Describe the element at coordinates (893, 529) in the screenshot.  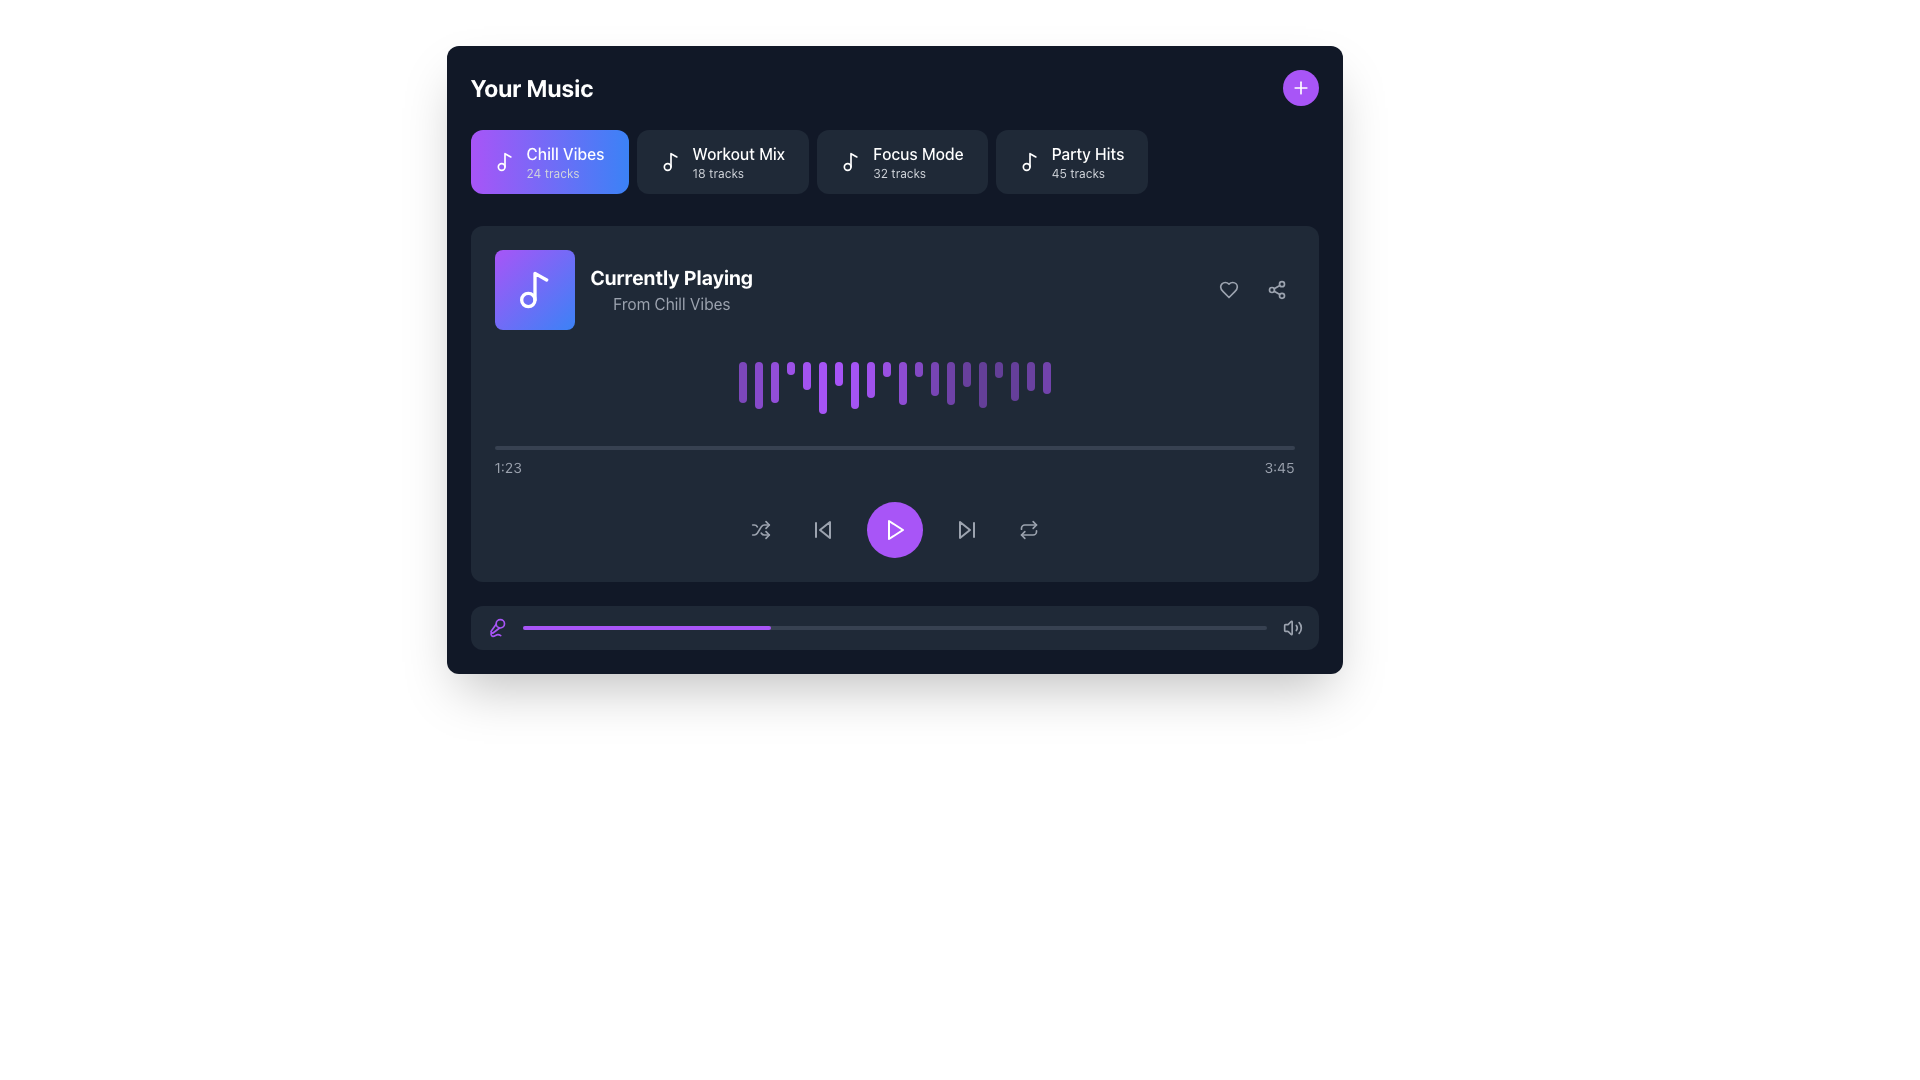
I see `the circular purple button with a white play icon at the center of the playback controls to play or pause` at that location.